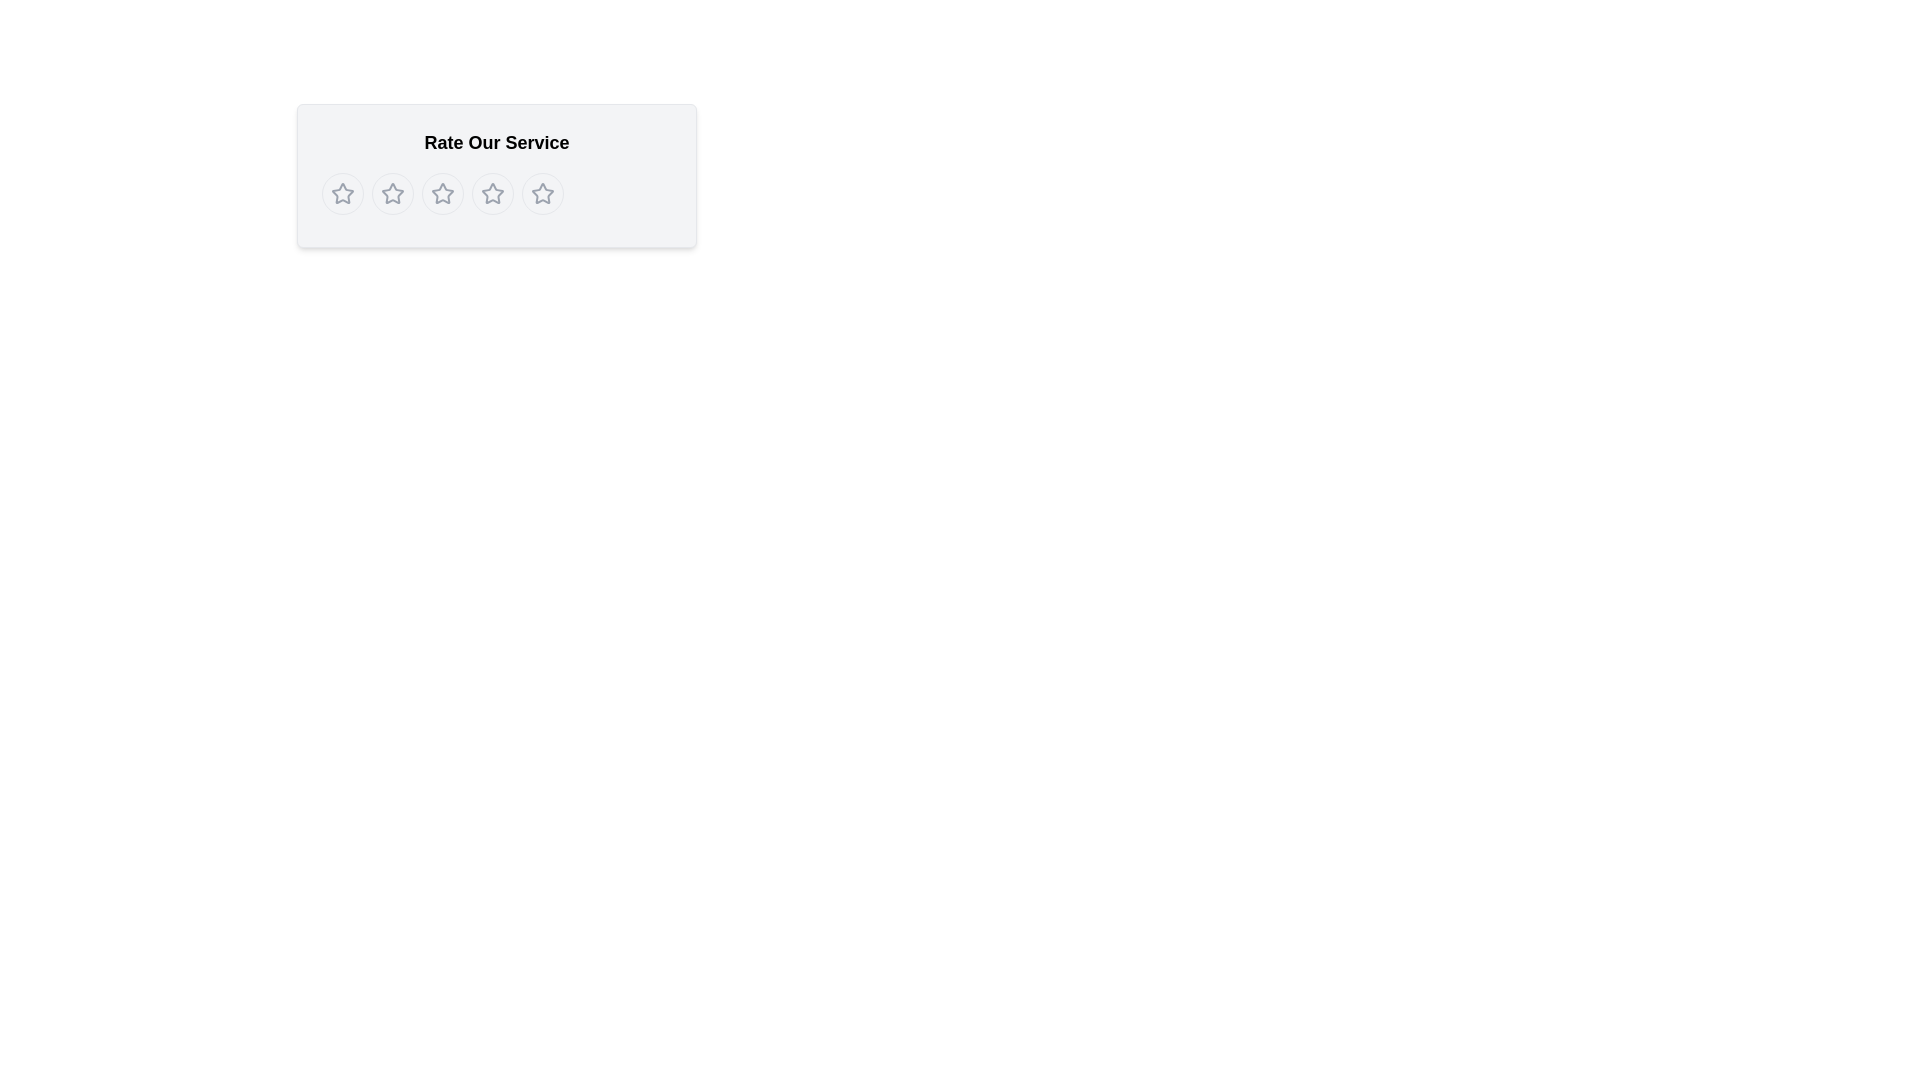  What do you see at coordinates (542, 193) in the screenshot?
I see `the fifth star icon in the 5-star rating system` at bounding box center [542, 193].